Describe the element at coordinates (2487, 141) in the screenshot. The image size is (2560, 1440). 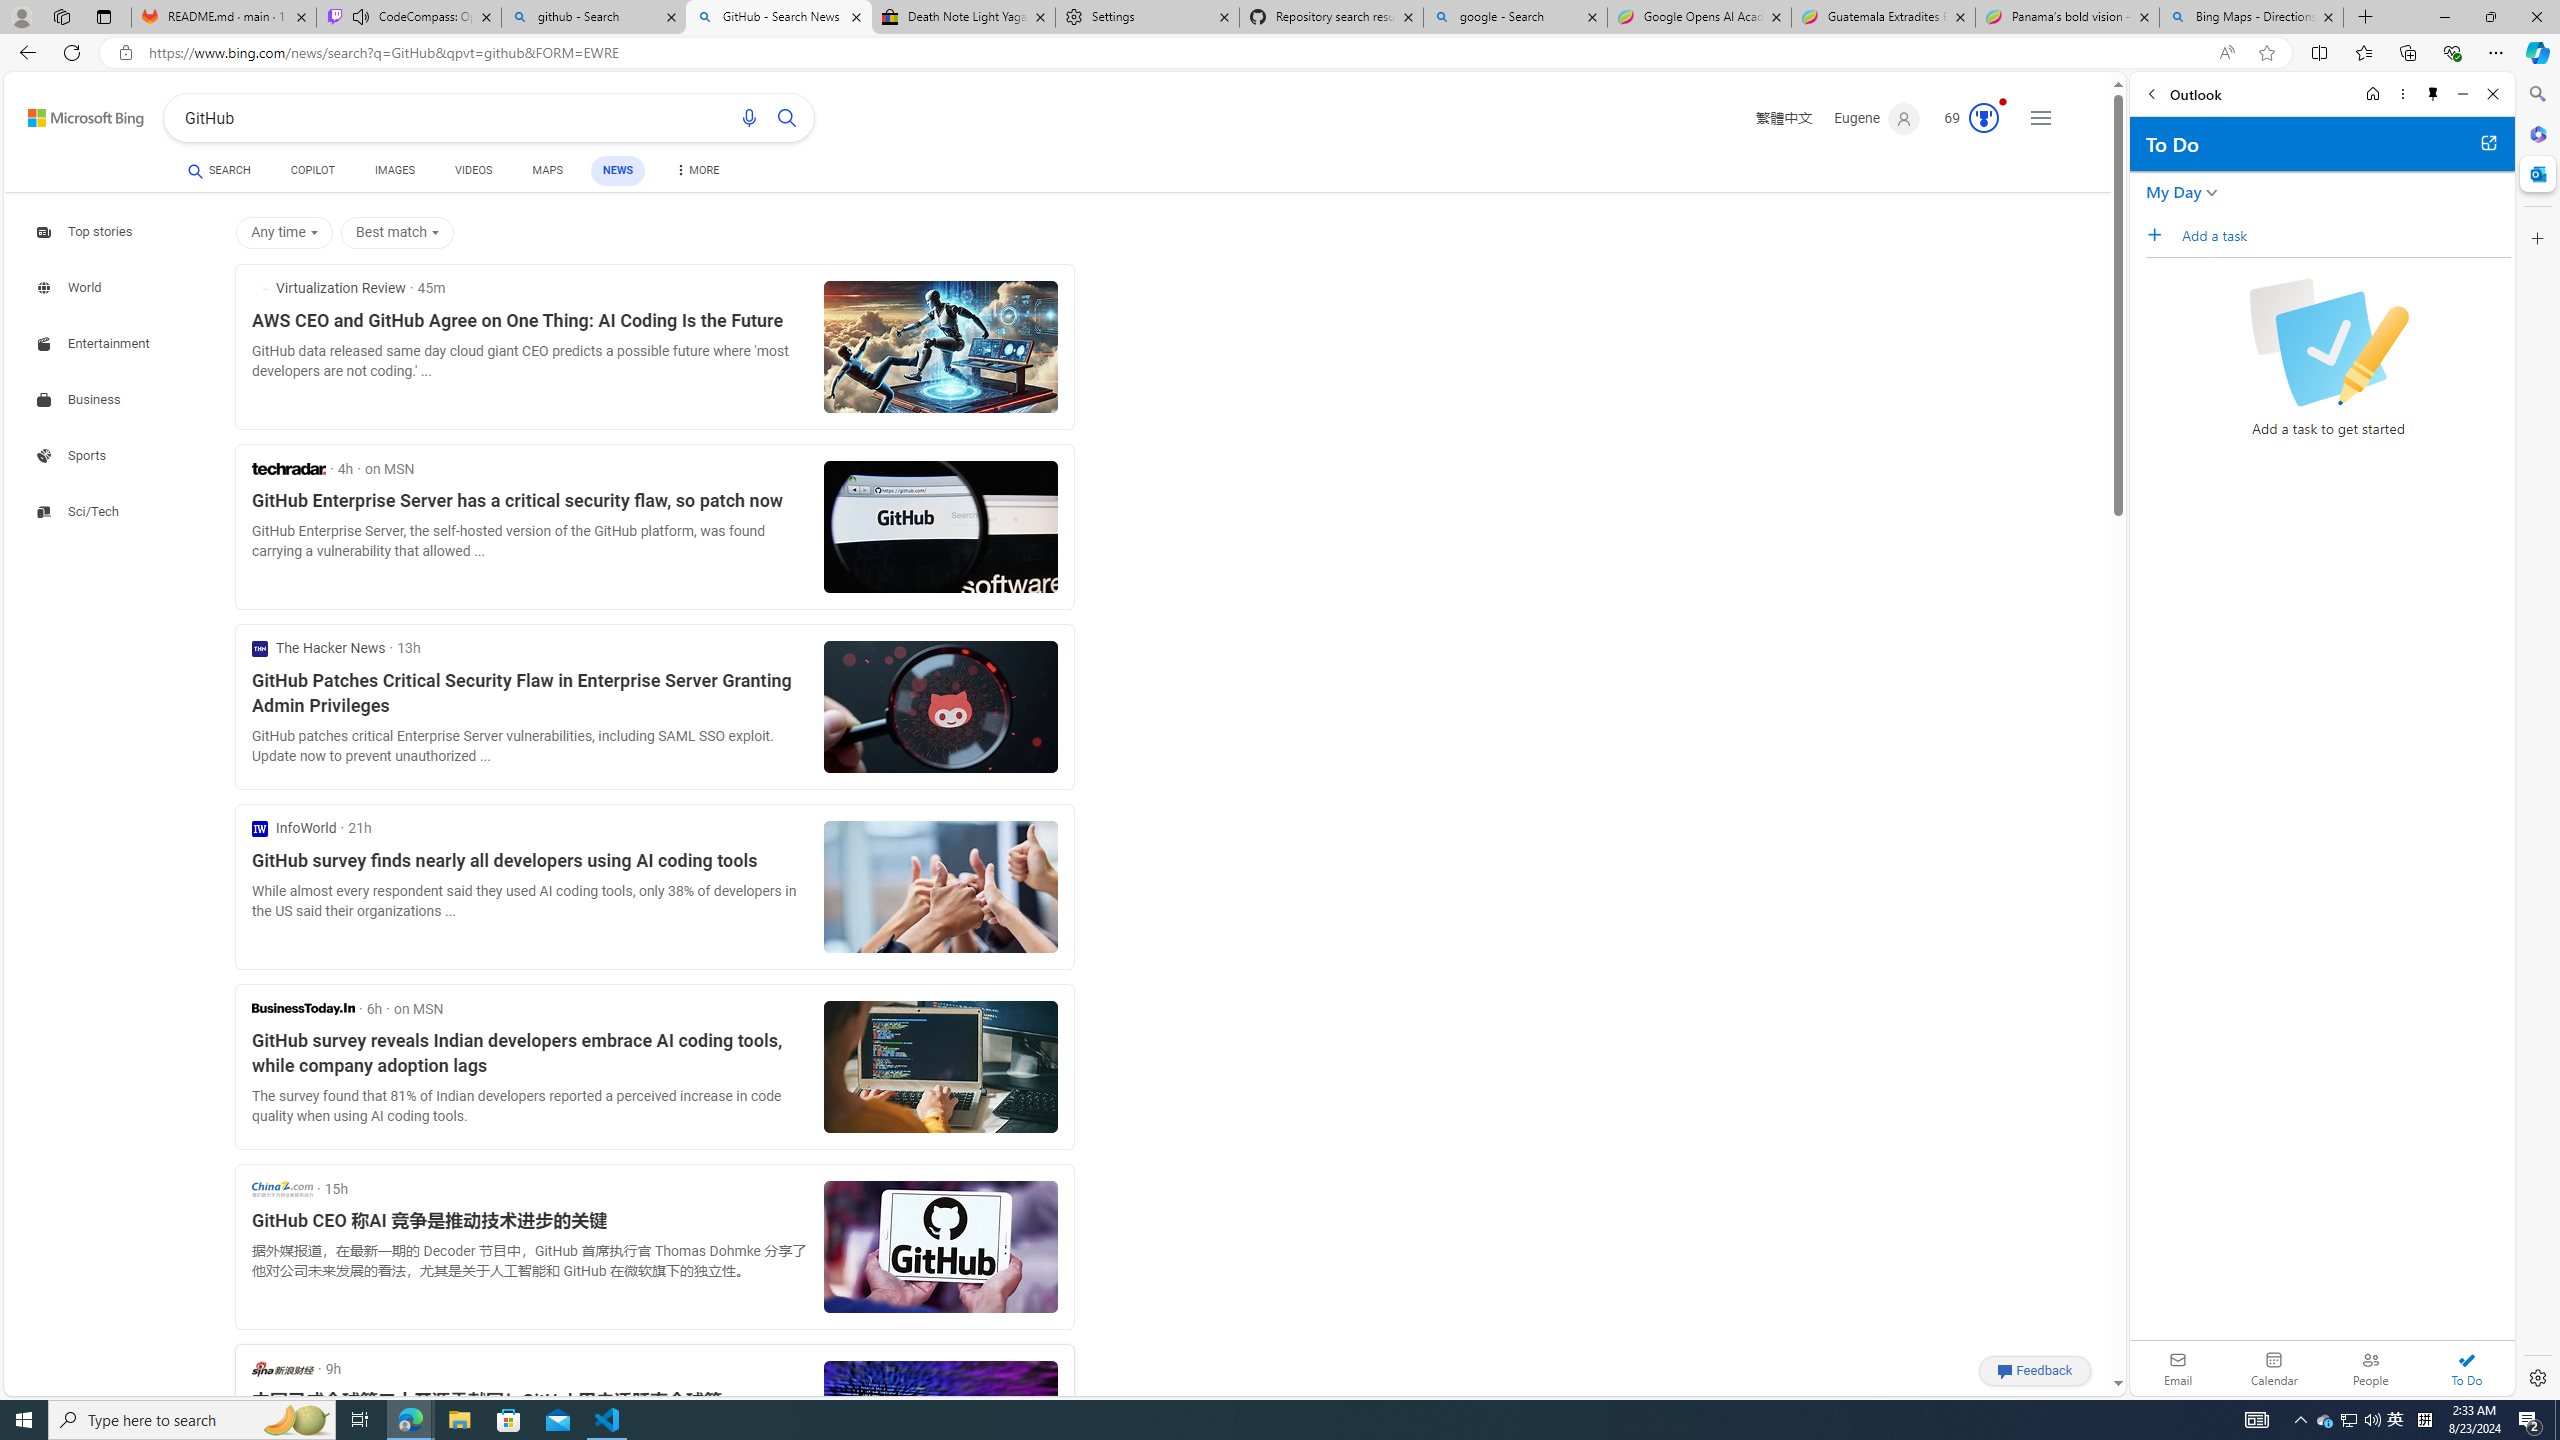
I see `'Open in new tab'` at that location.